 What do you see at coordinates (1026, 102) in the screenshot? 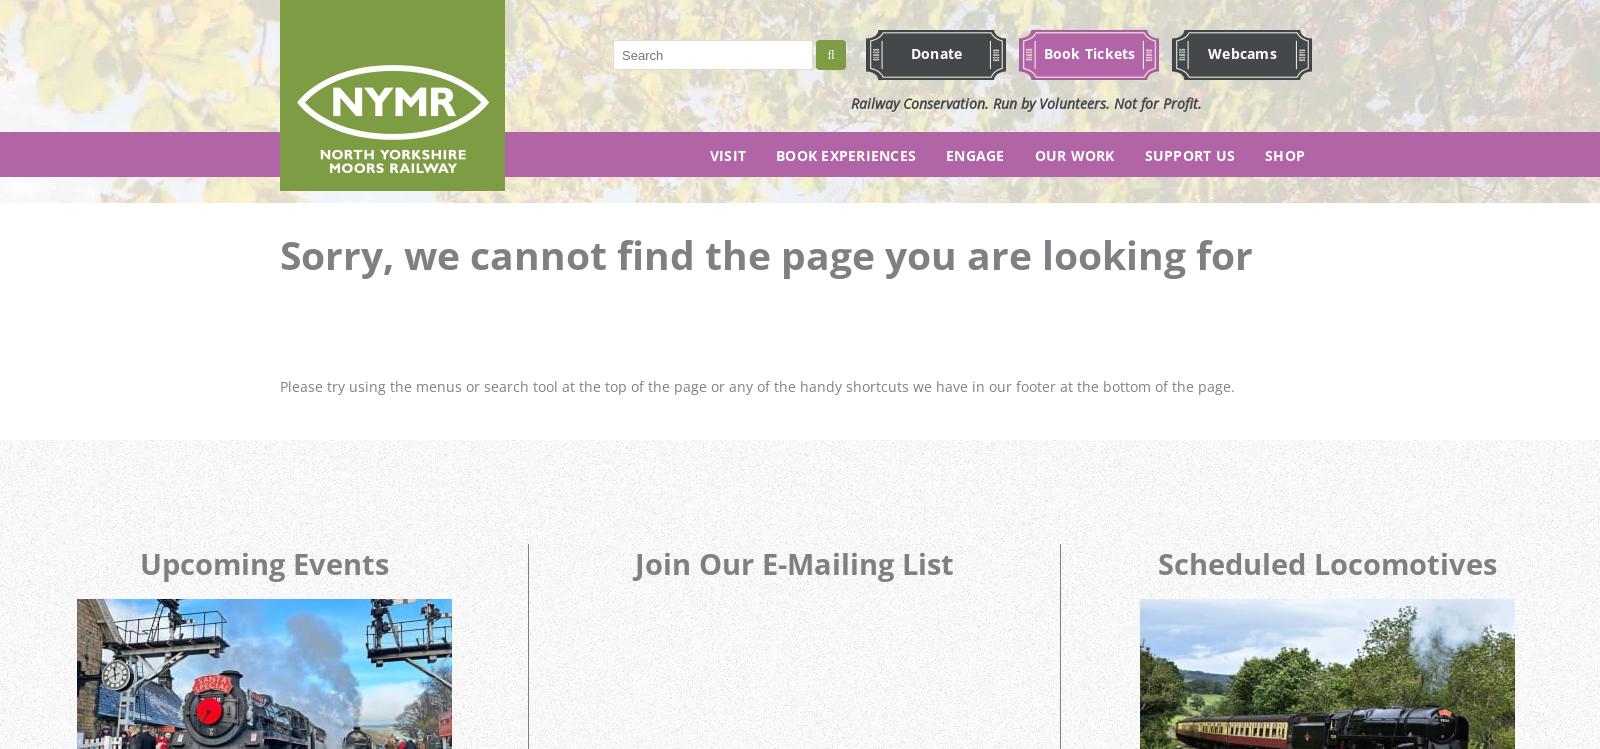
I see `'Railway Conservation. Run by Volunteers. Not for Profit.'` at bounding box center [1026, 102].